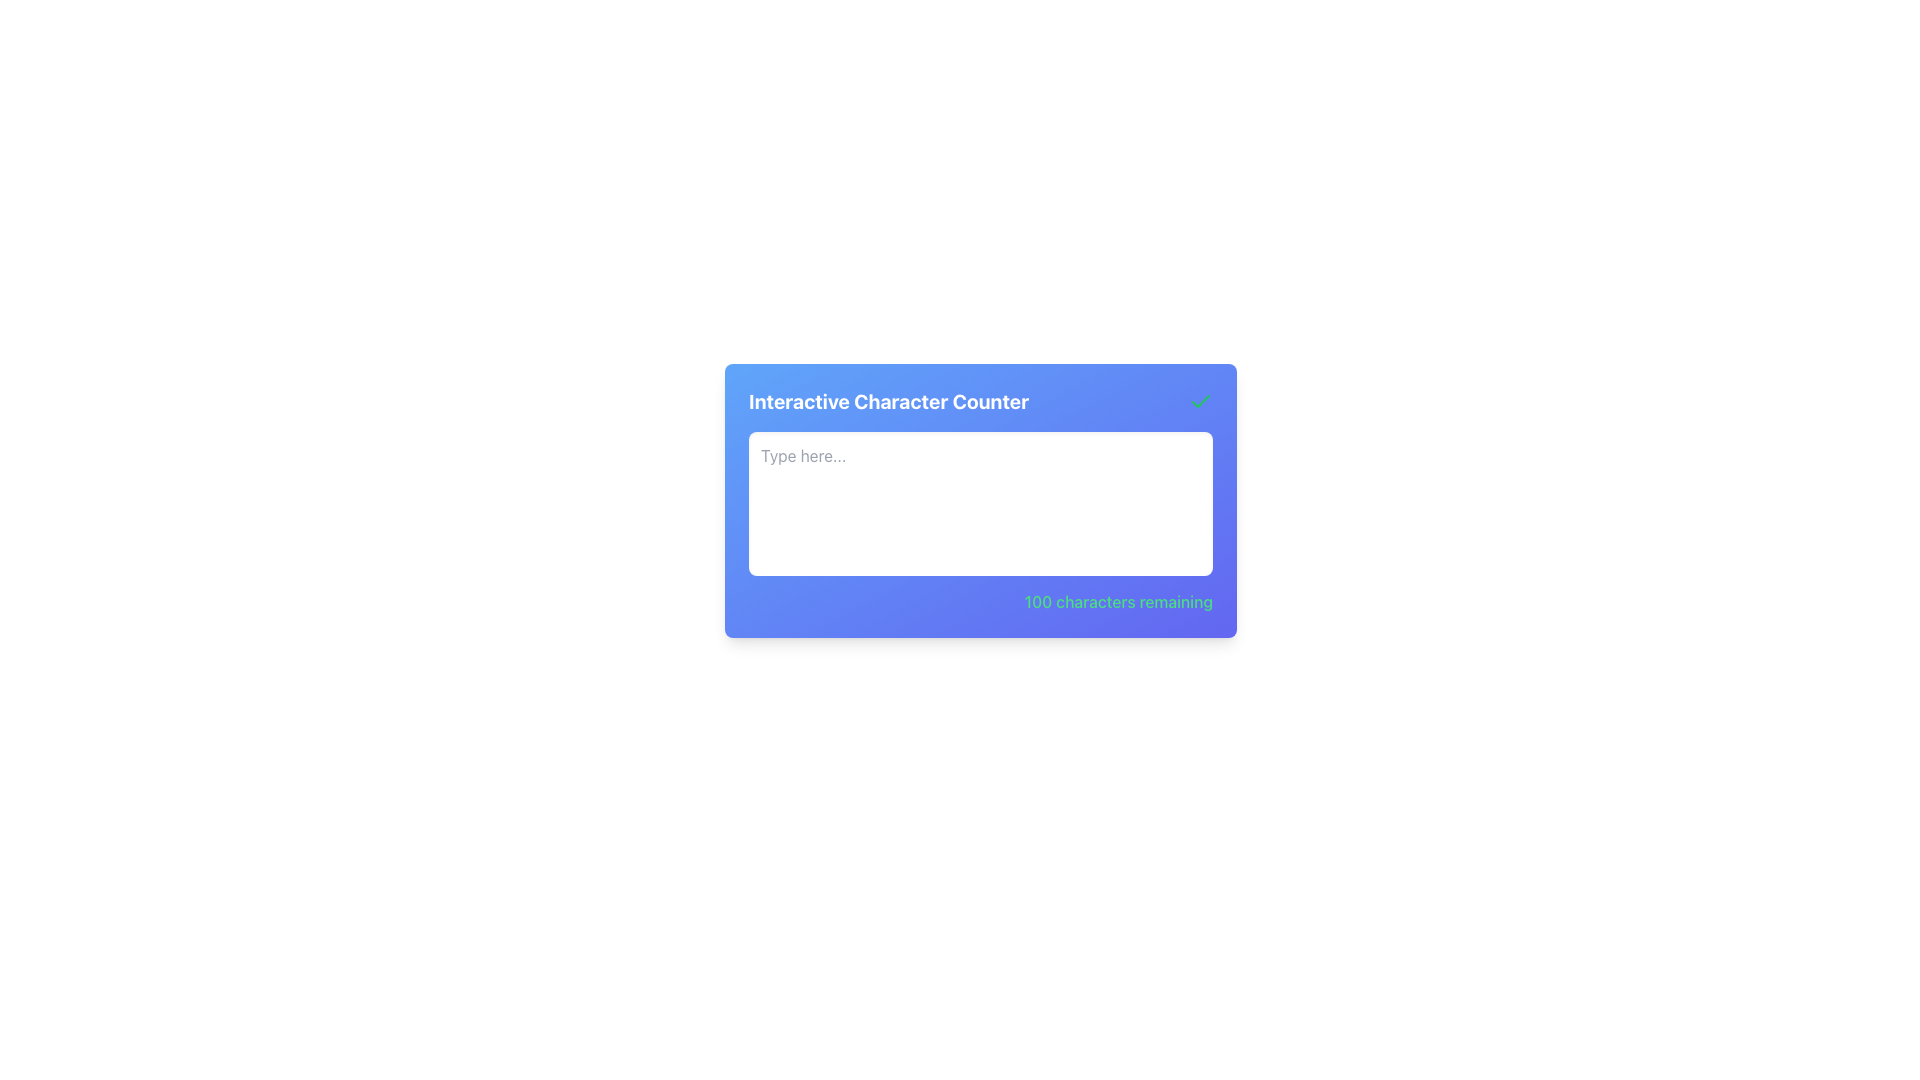  Describe the element at coordinates (1117, 600) in the screenshot. I see `the text label displaying '100 characters remaining' styled with a green font and bold text, located in the bottom-right corner of the 'Interactive Character Counter' interface` at that location.